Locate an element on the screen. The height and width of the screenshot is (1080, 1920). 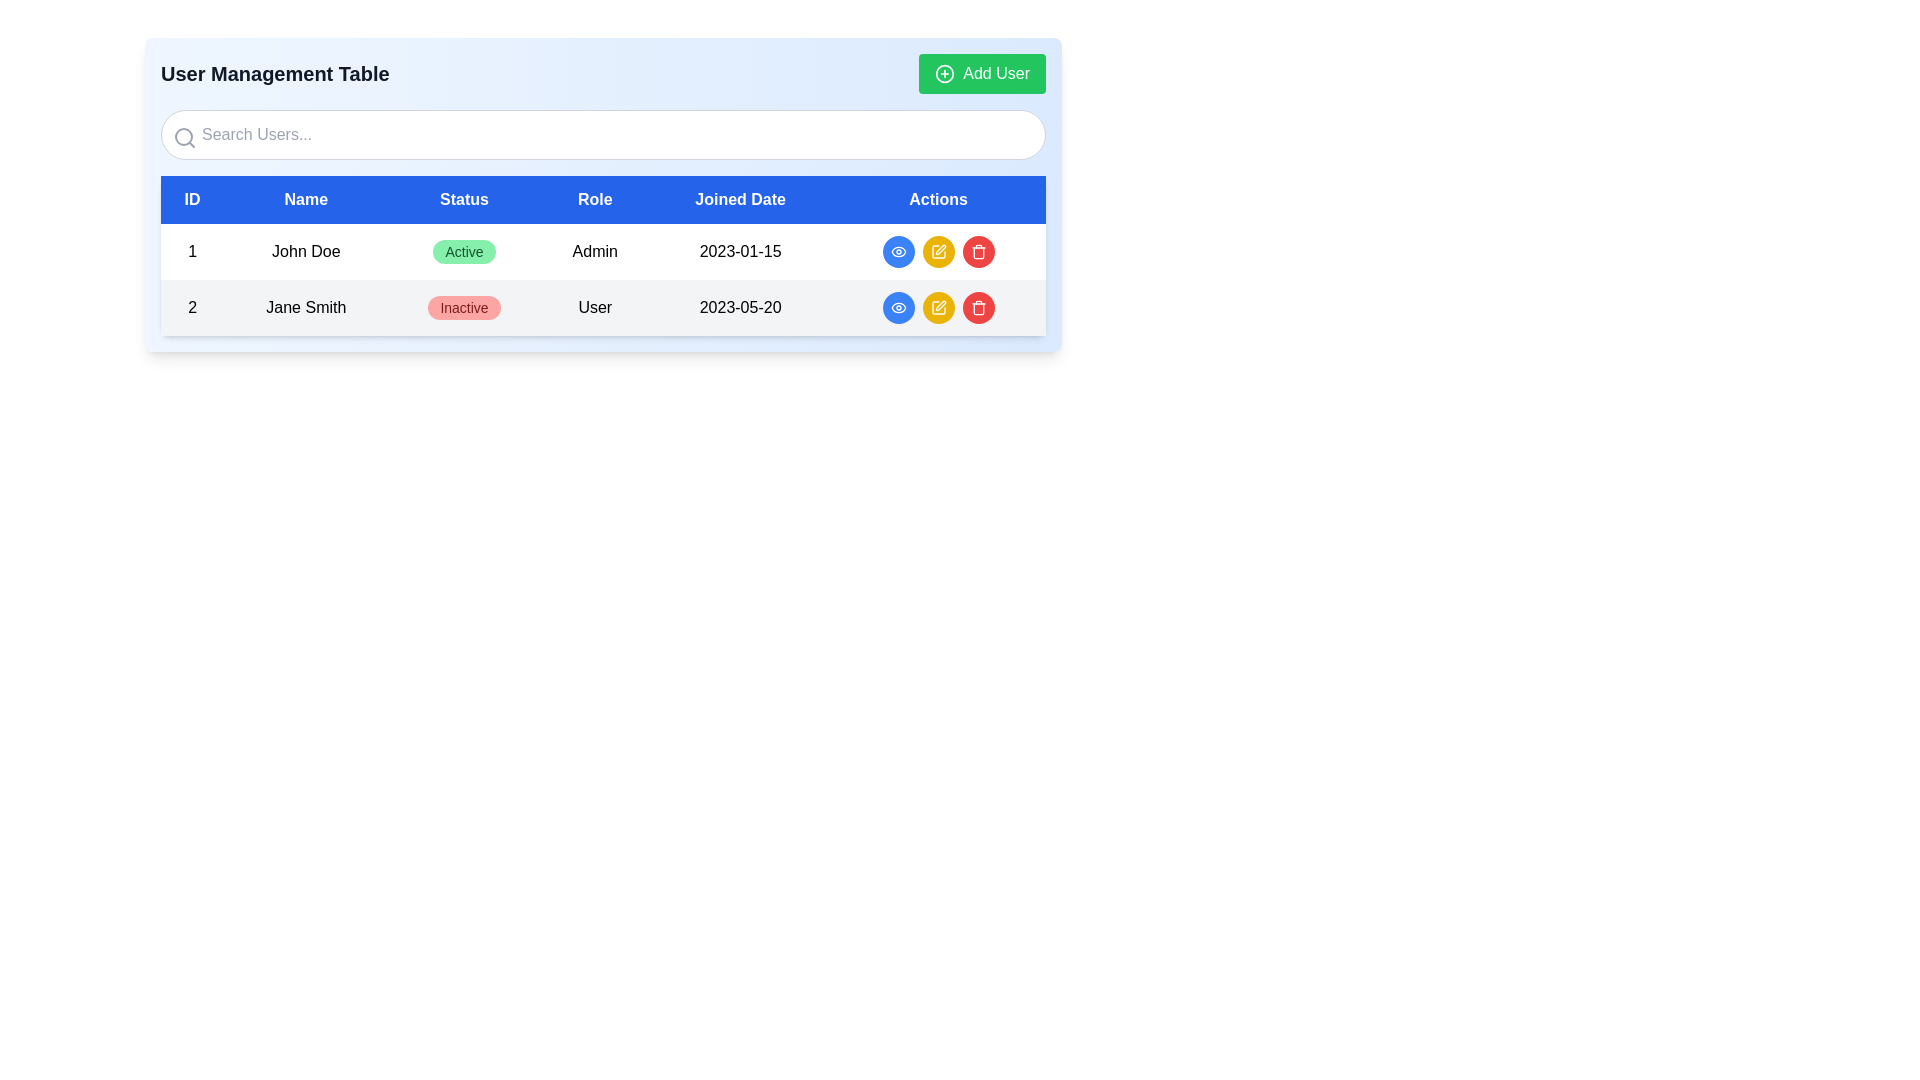
the 'Inactive' label badge with a red background located in the 'Status' column of the second row for 'Jane Smith' is located at coordinates (463, 308).